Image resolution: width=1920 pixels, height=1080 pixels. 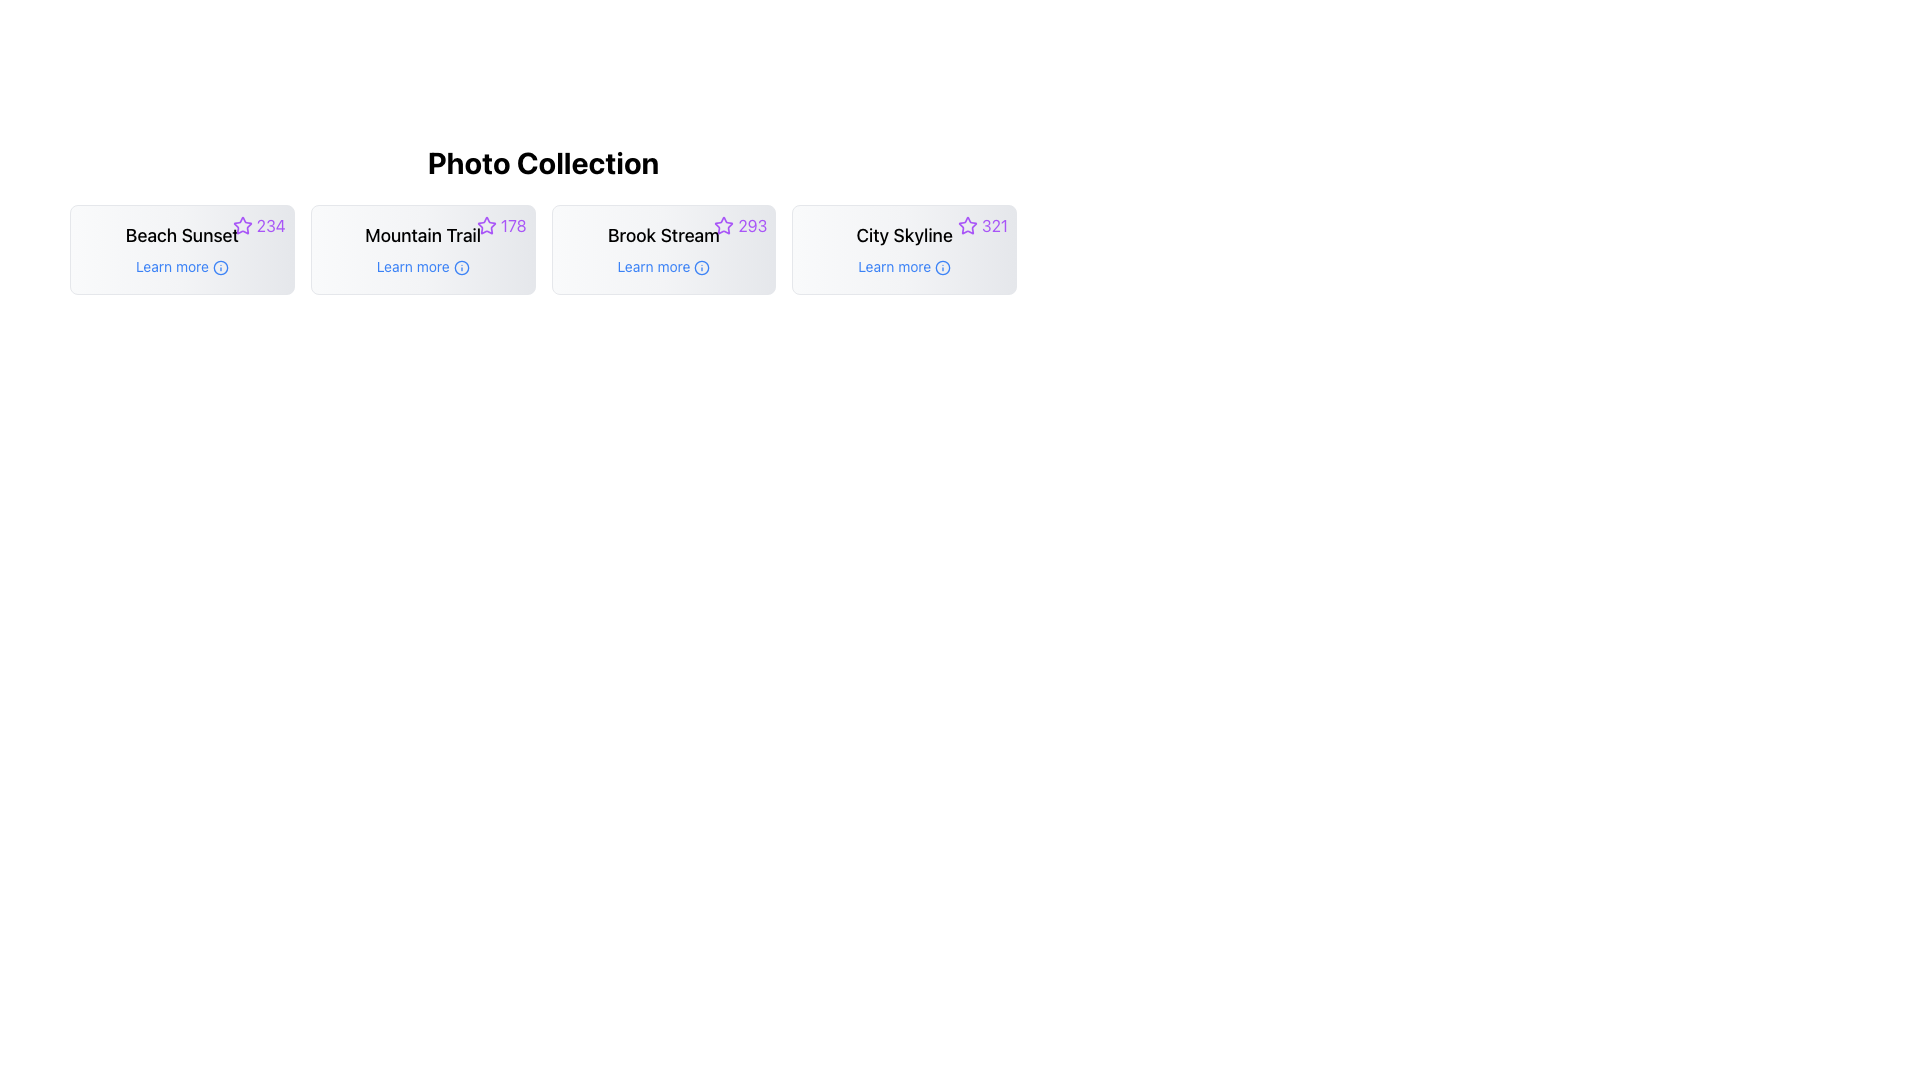 I want to click on the rating indicator, which consists of a purple outlined star icon followed by the number '178' in purple text, located at the top-right corner inside the card for 'Mountain Trail', so click(x=501, y=225).